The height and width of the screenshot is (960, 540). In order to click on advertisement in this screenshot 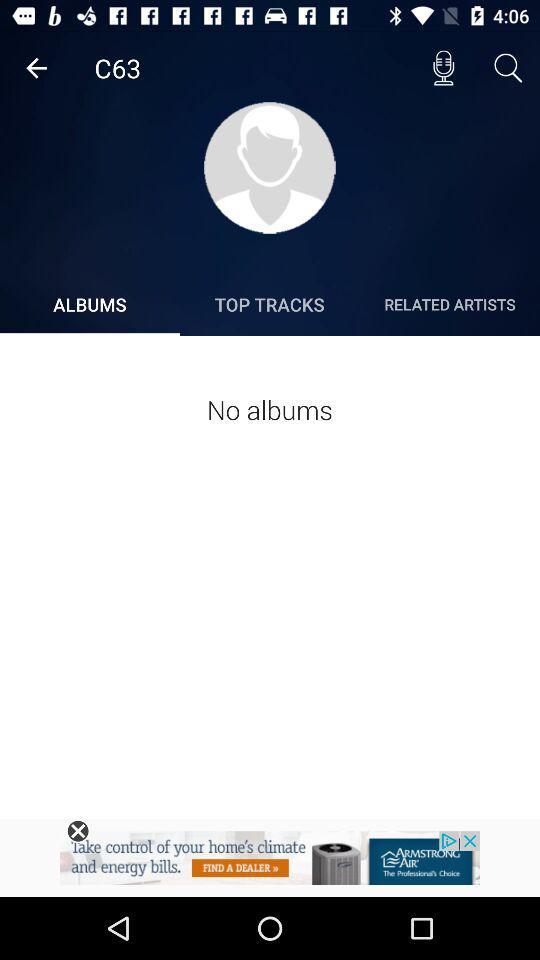, I will do `click(77, 831)`.